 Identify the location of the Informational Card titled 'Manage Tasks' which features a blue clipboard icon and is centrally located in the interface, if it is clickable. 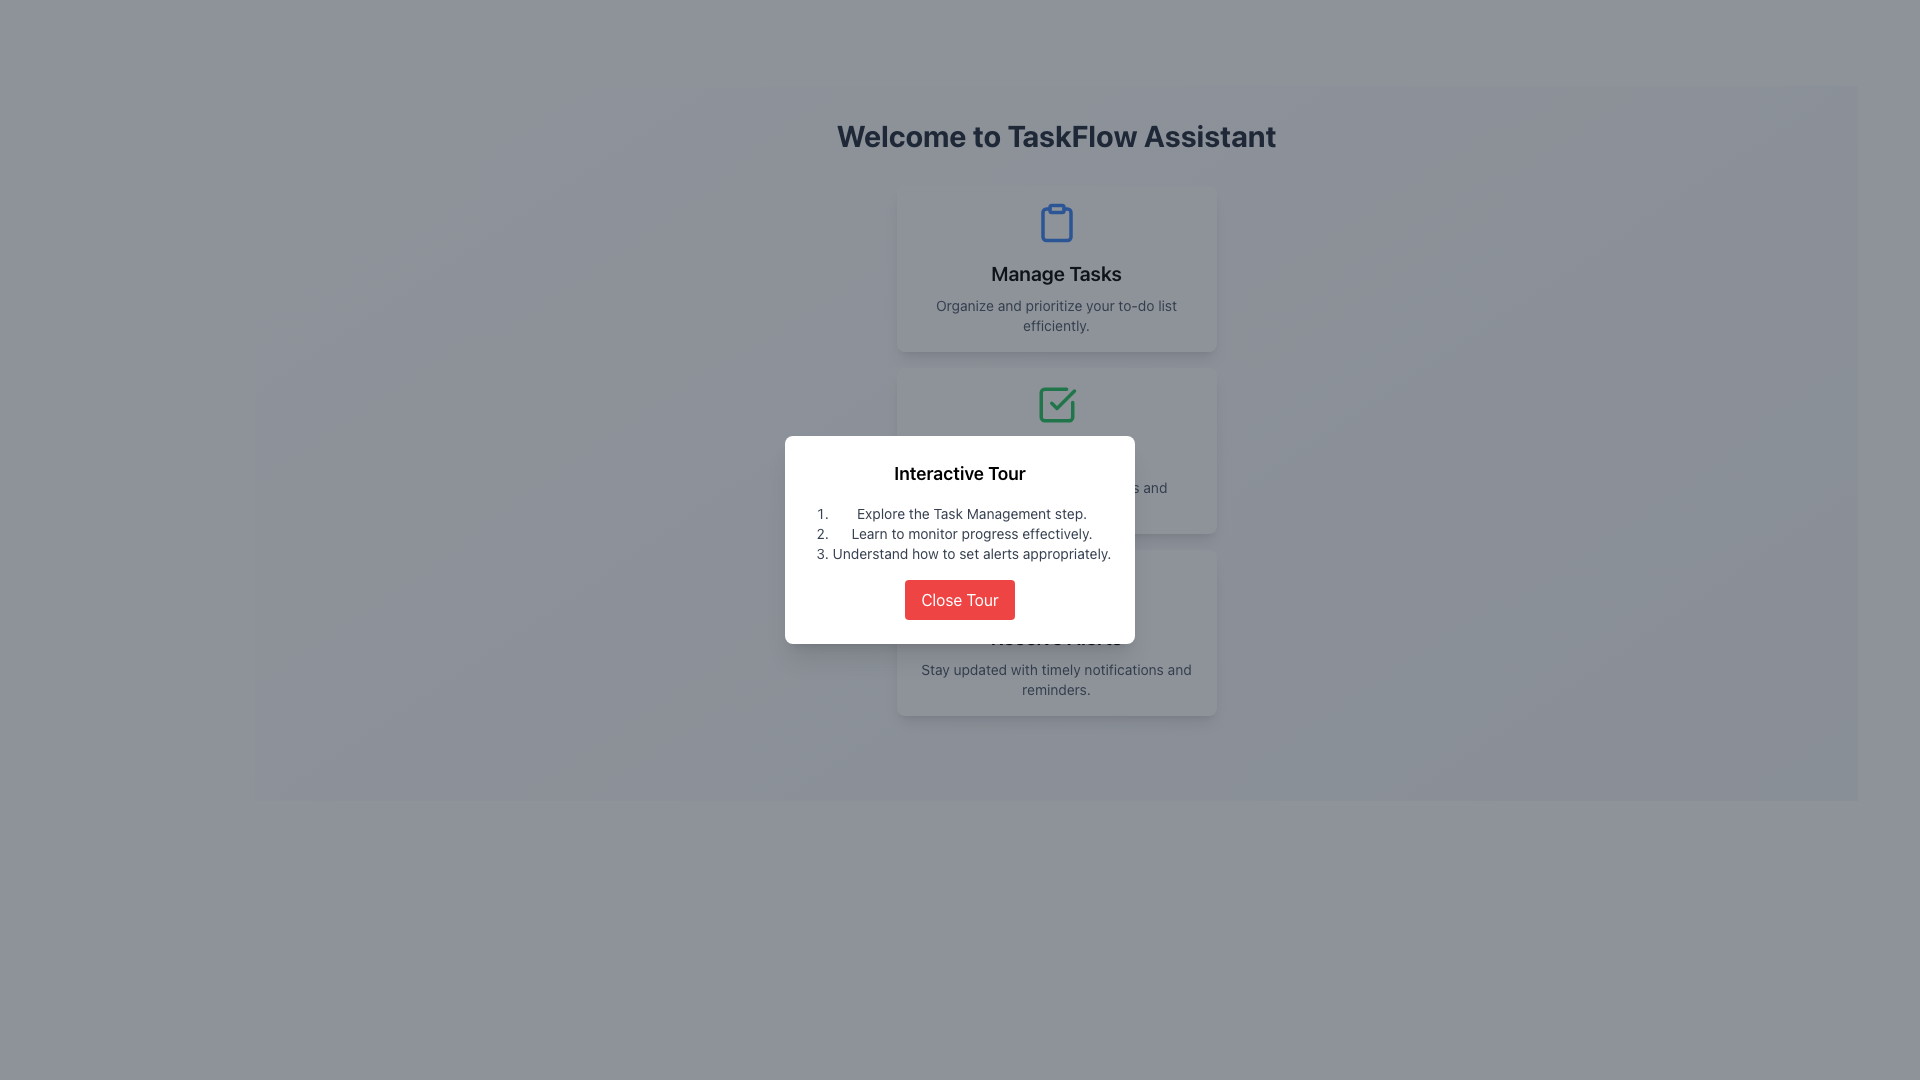
(1055, 268).